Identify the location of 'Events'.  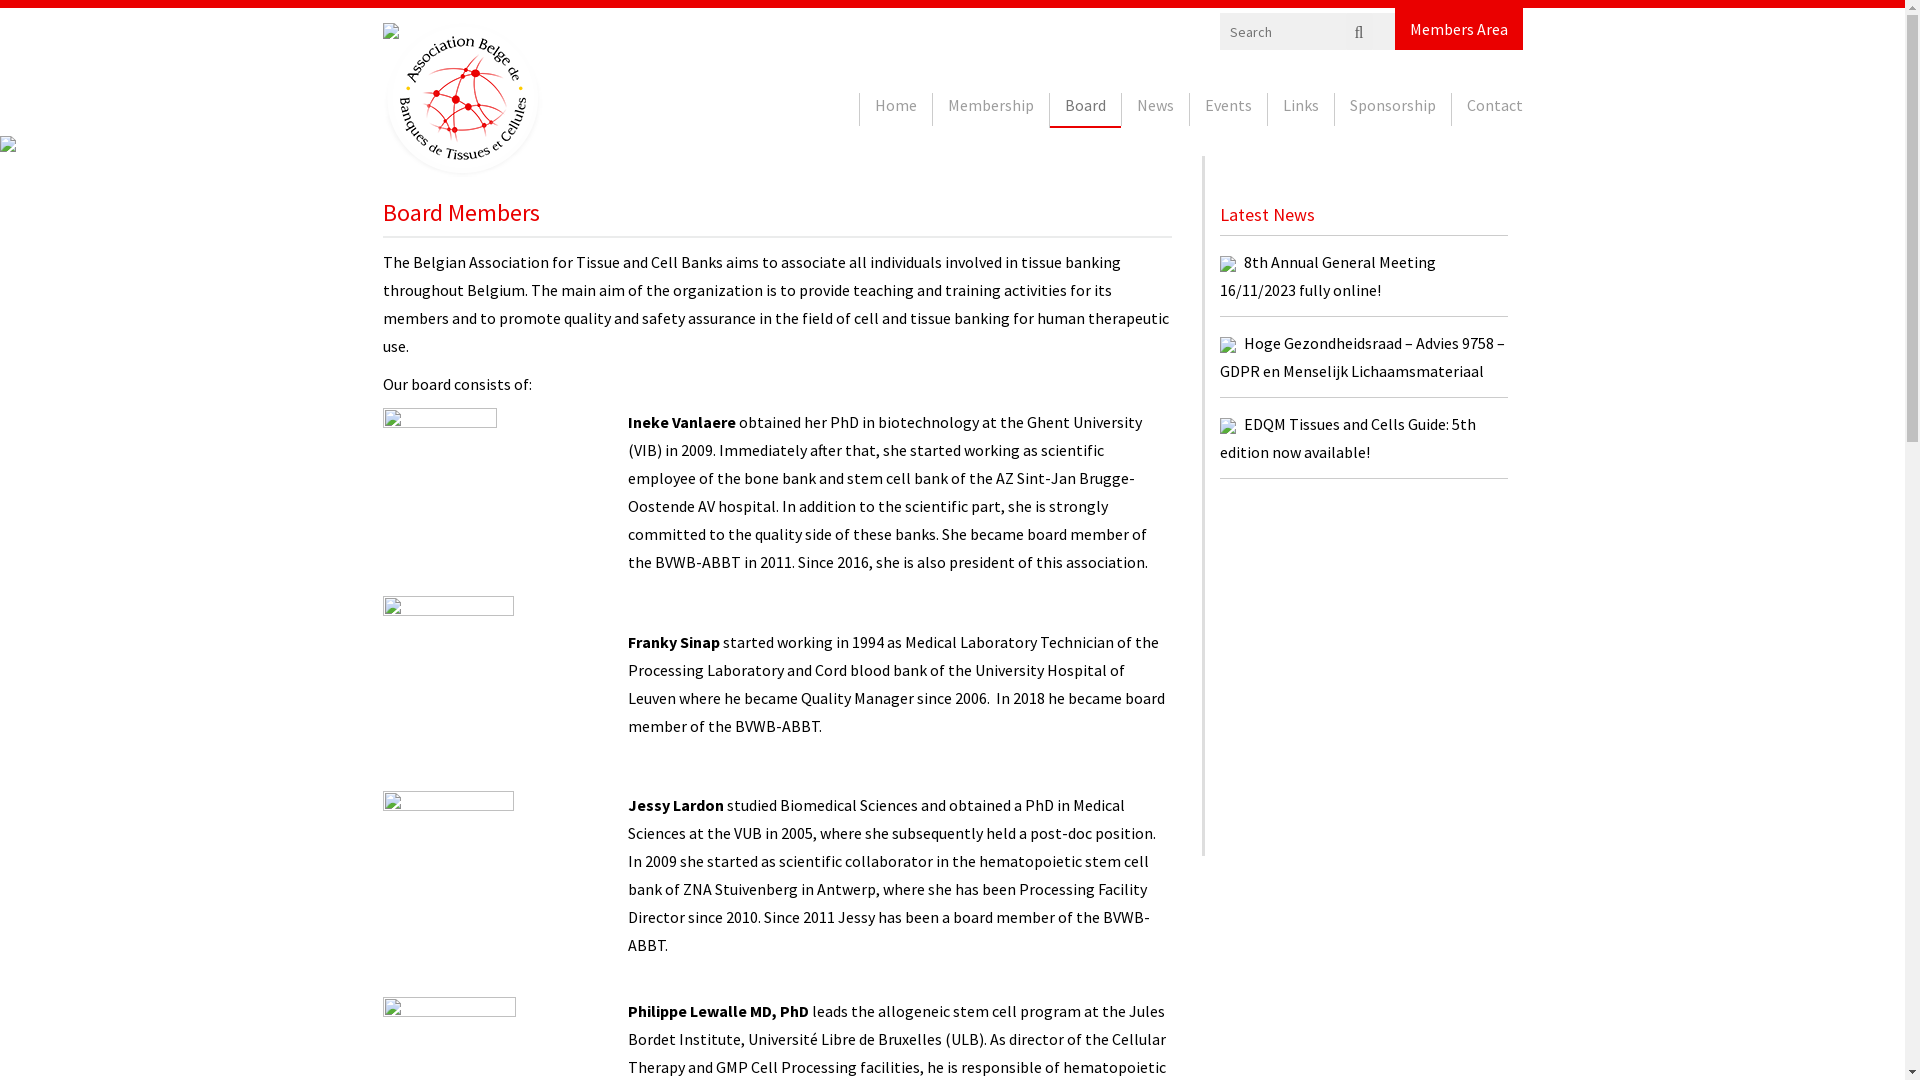
(1227, 109).